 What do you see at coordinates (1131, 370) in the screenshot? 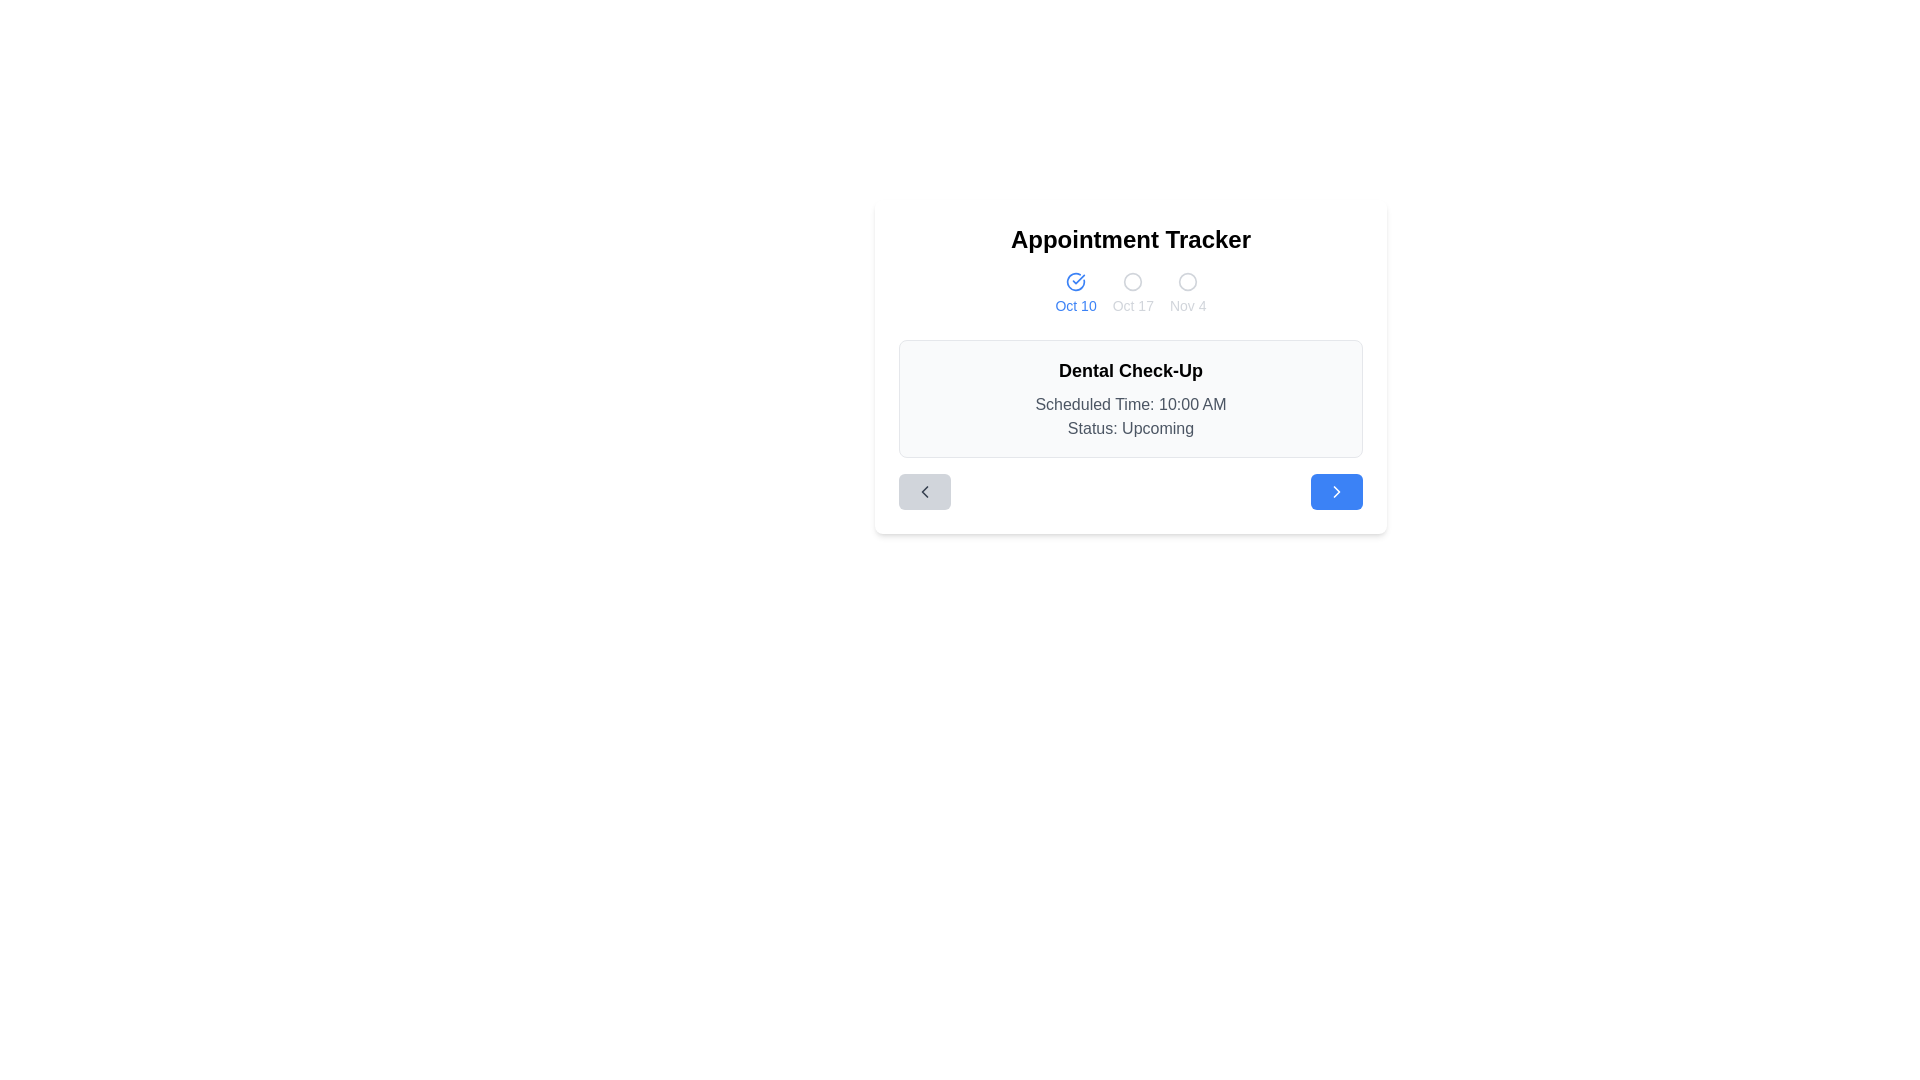
I see `the text label that reads 'Dental Check-Up', which is styled with a large, bold font and positioned at the top of its card layout` at bounding box center [1131, 370].